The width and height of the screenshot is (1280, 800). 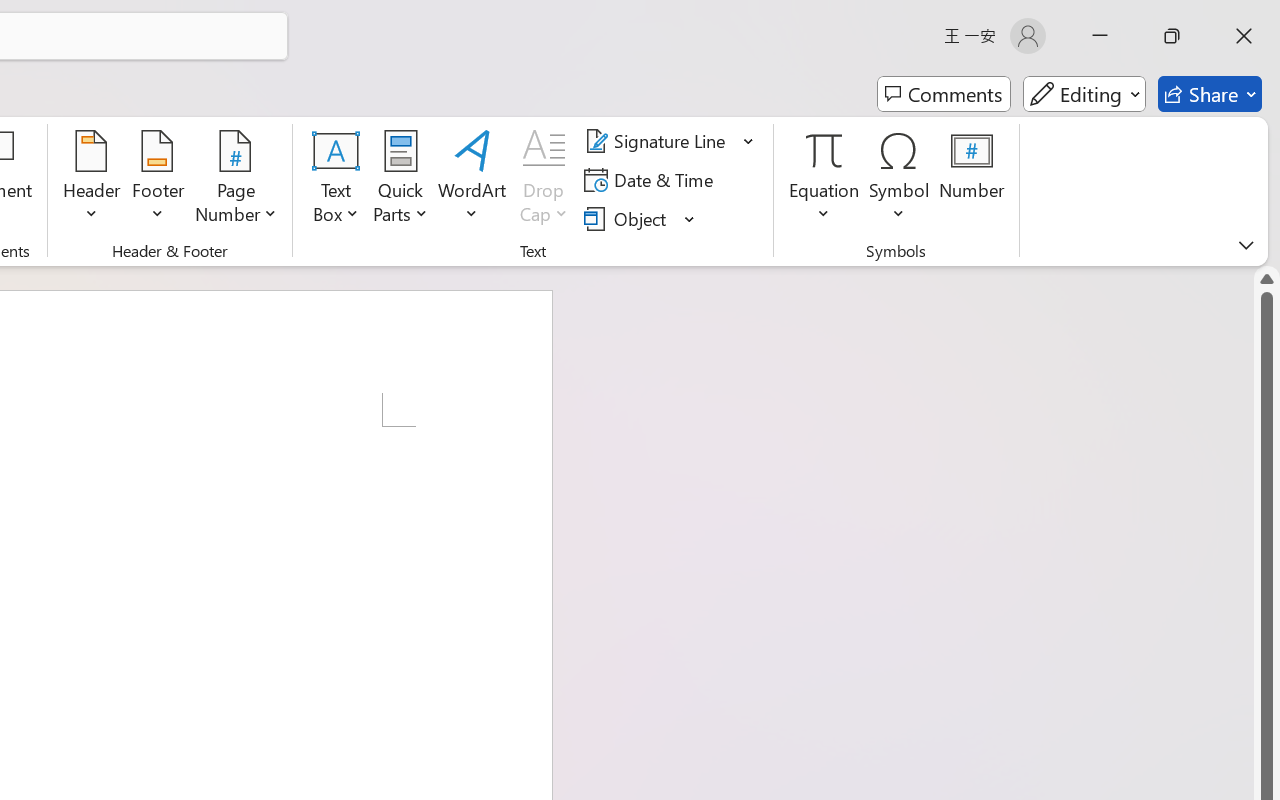 What do you see at coordinates (640, 218) in the screenshot?
I see `'Object...'` at bounding box center [640, 218].